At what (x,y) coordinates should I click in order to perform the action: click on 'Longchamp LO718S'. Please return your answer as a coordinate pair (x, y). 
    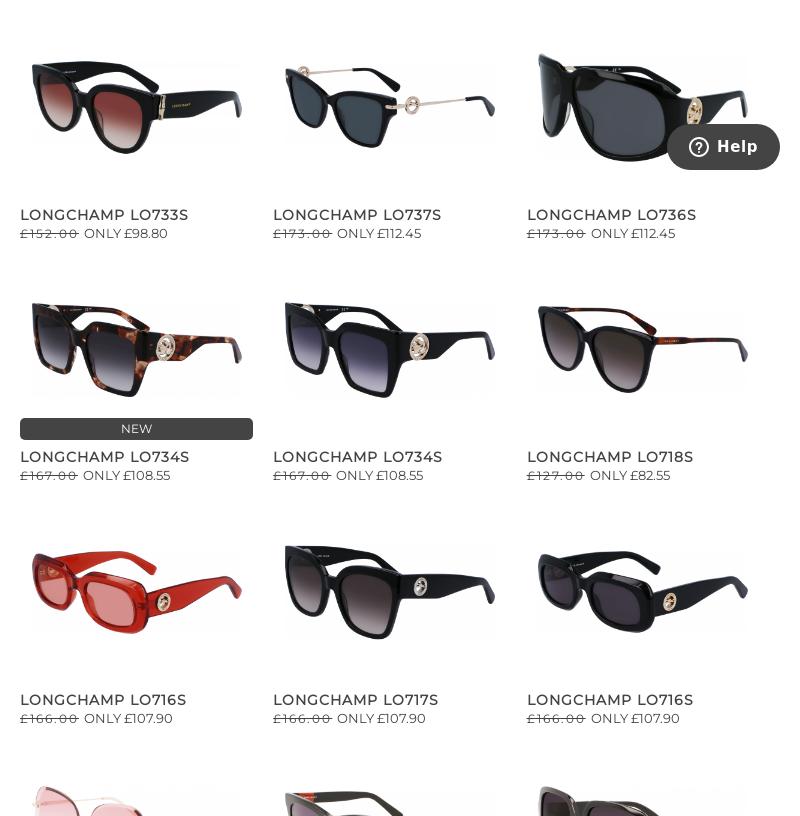
    Looking at the image, I should click on (609, 455).